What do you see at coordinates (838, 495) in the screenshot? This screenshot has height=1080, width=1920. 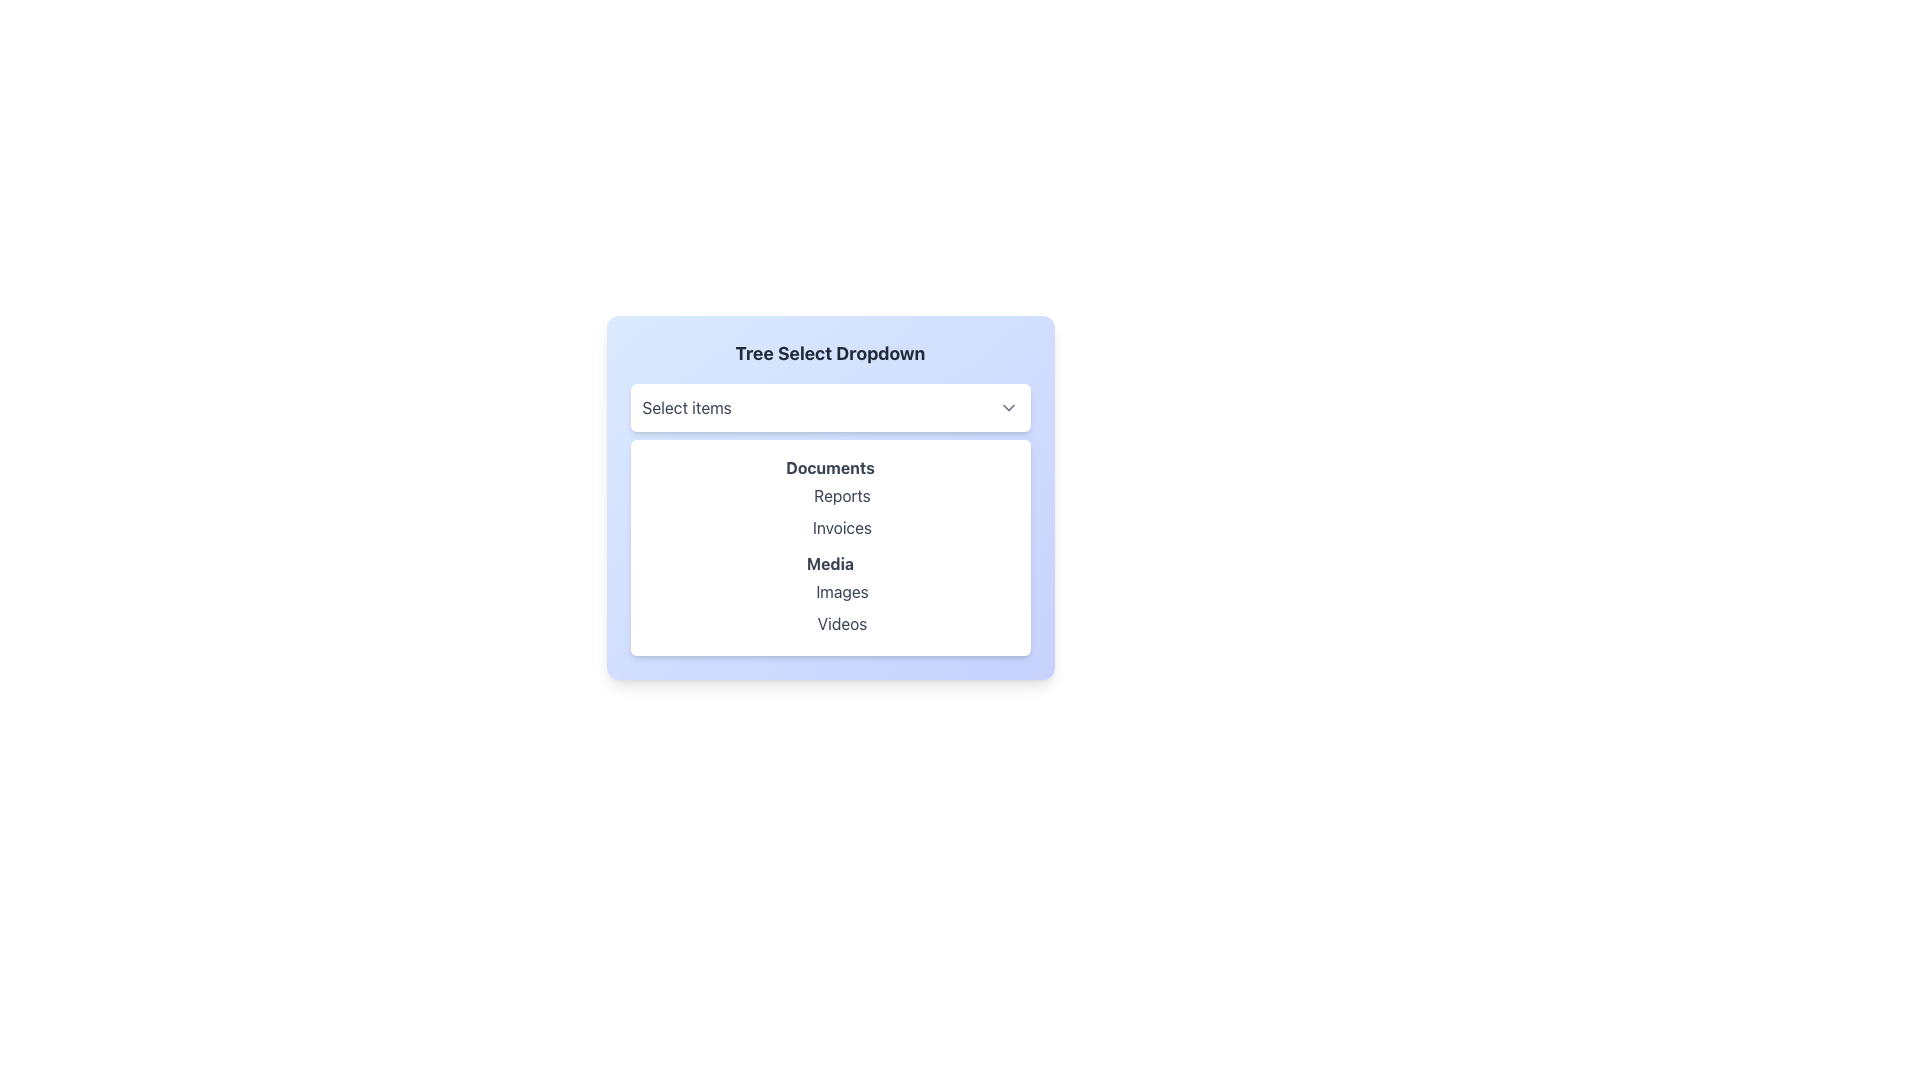 I see `the 'Reports' menu option, which is the first item in a dropdown menu with a light blue background and white selection area` at bounding box center [838, 495].